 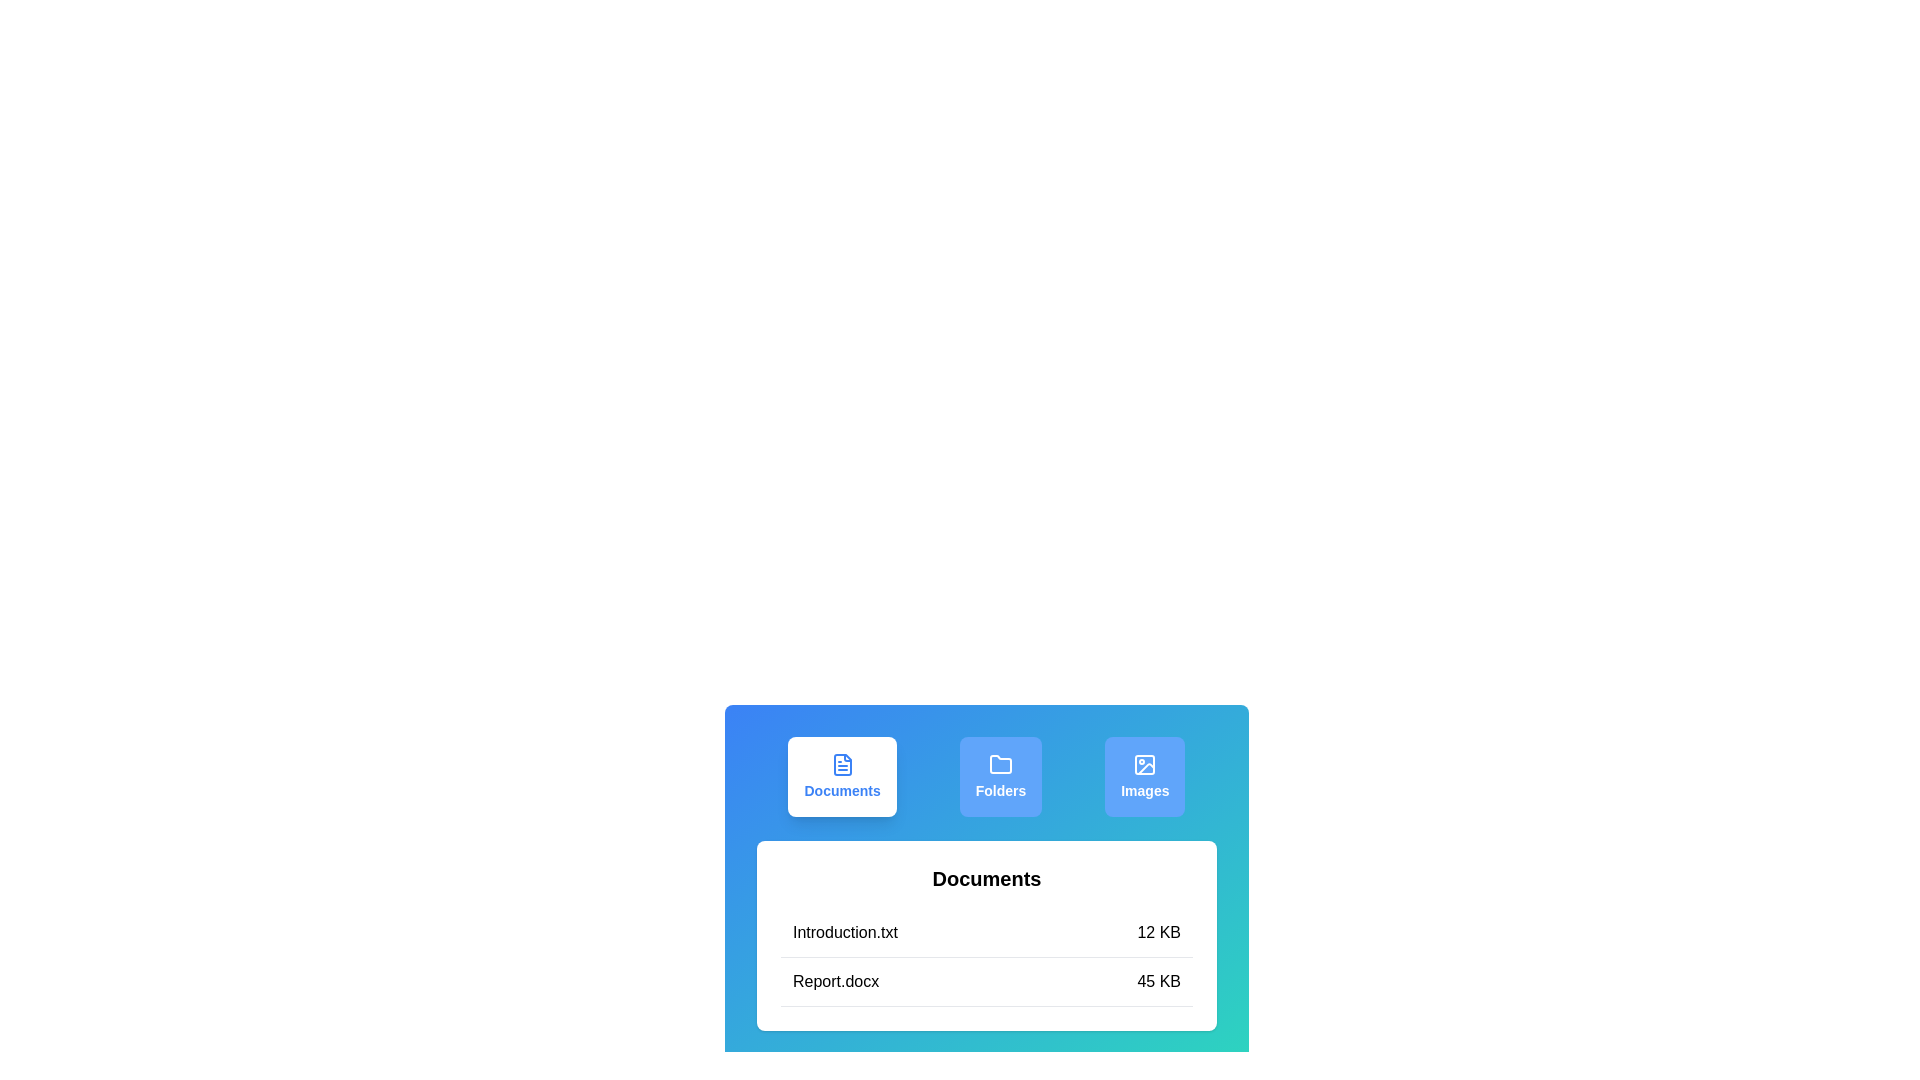 What do you see at coordinates (1000, 764) in the screenshot?
I see `the 'Folders' category icon, which is the middle option of the top three category buttons` at bounding box center [1000, 764].